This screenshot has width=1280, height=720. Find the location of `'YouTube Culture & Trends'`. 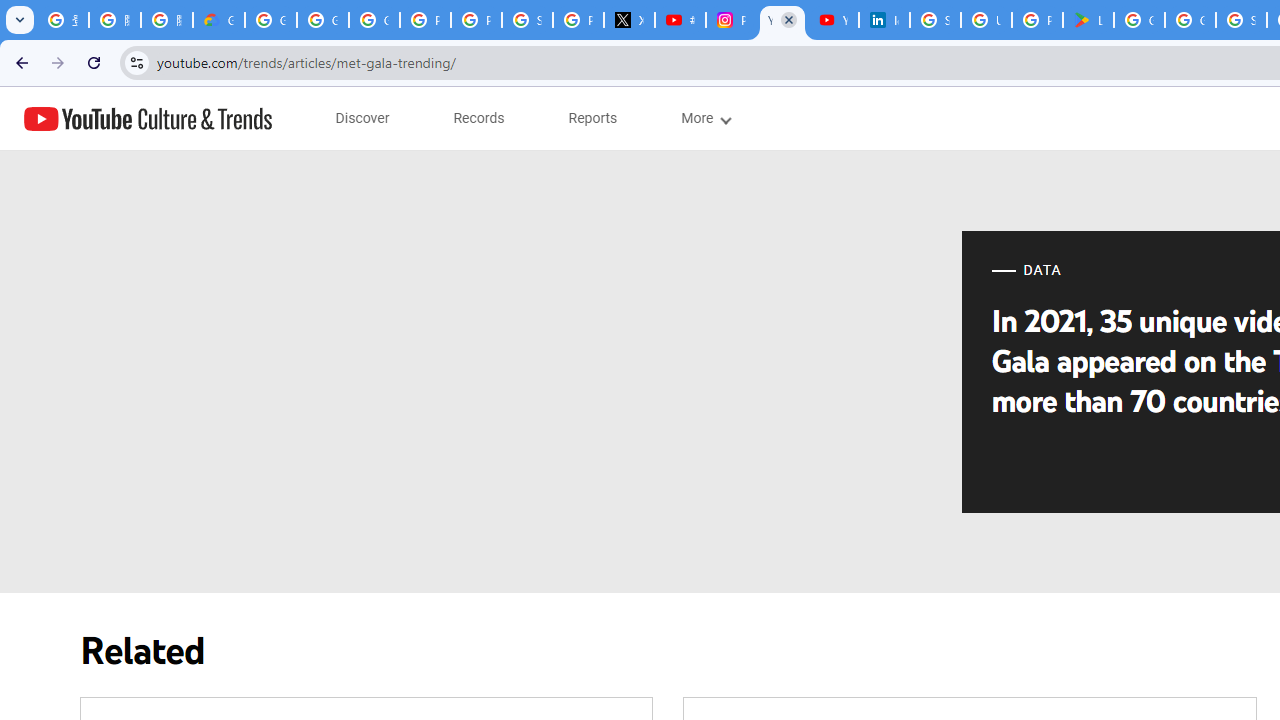

'YouTube Culture & Trends' is located at coordinates (146, 118).